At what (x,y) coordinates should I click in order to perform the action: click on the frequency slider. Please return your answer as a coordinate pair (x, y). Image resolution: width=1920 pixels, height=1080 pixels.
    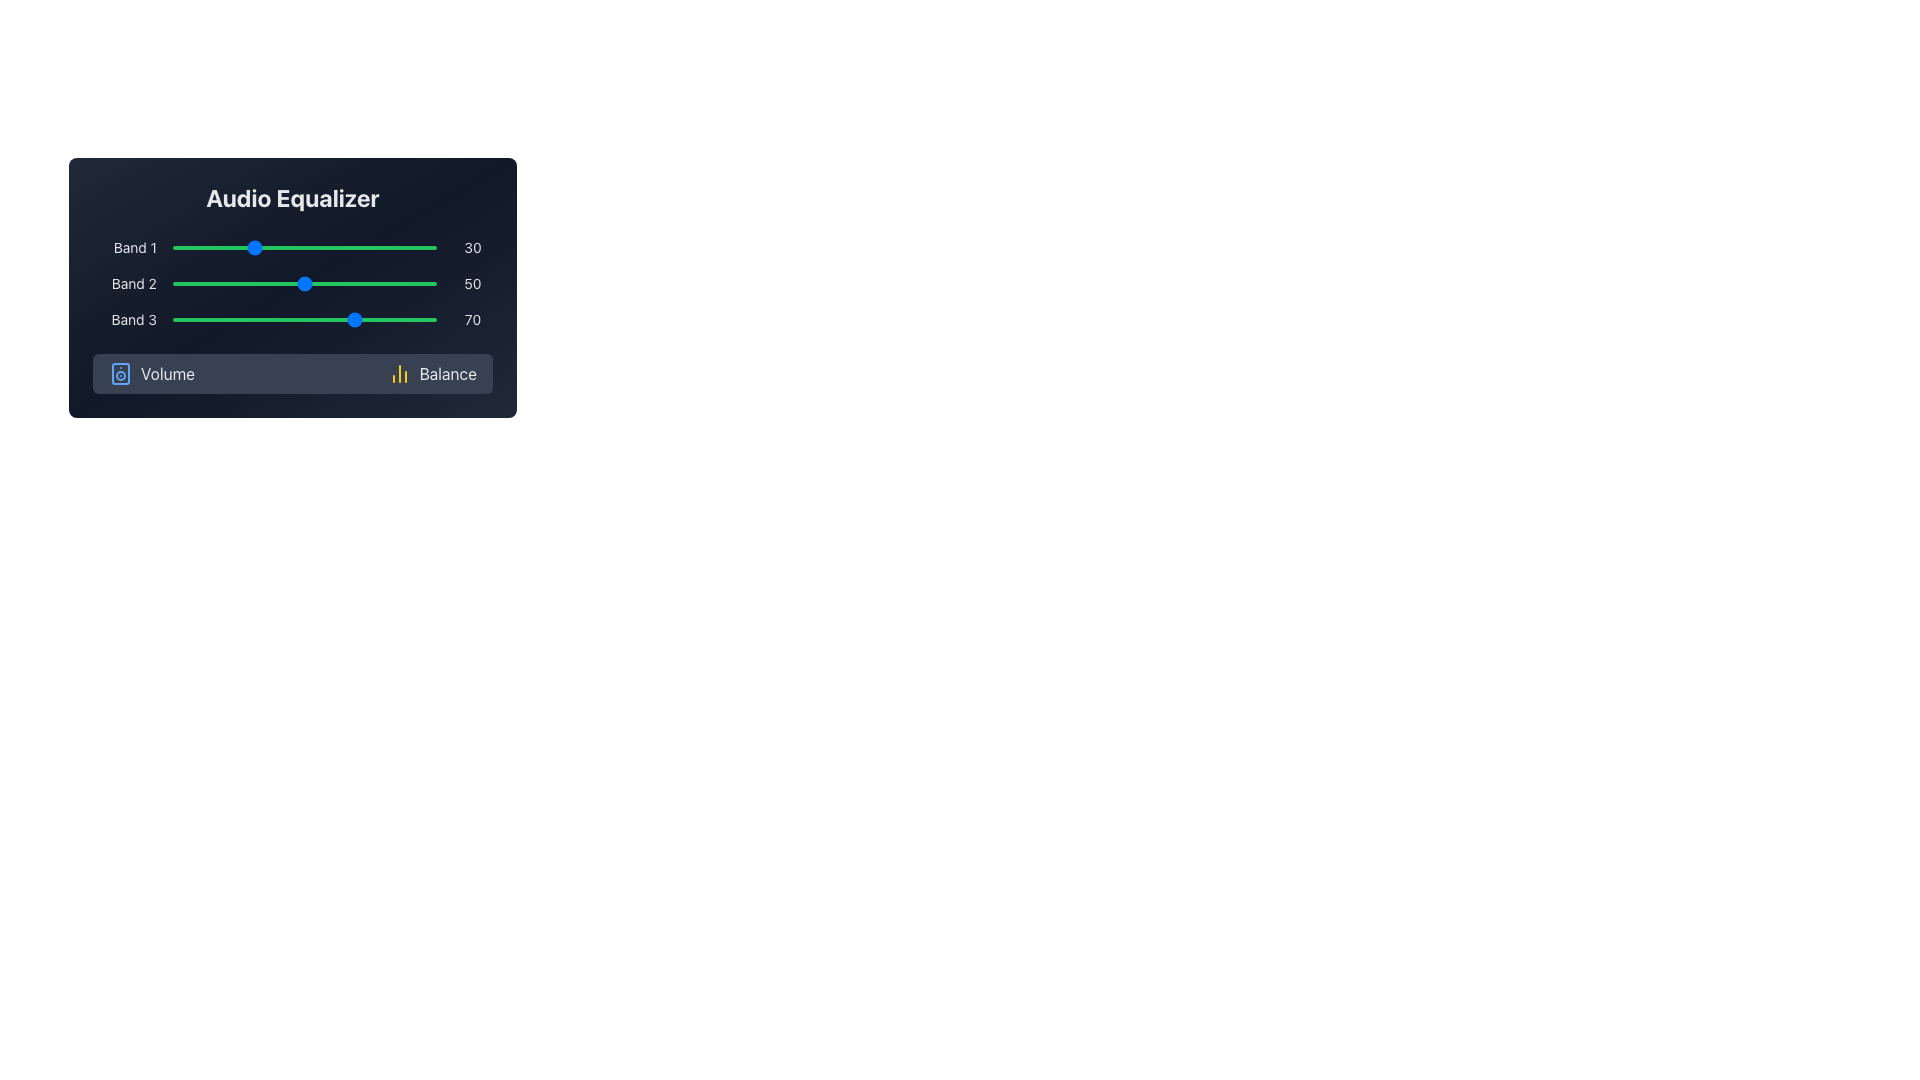
    Looking at the image, I should click on (180, 284).